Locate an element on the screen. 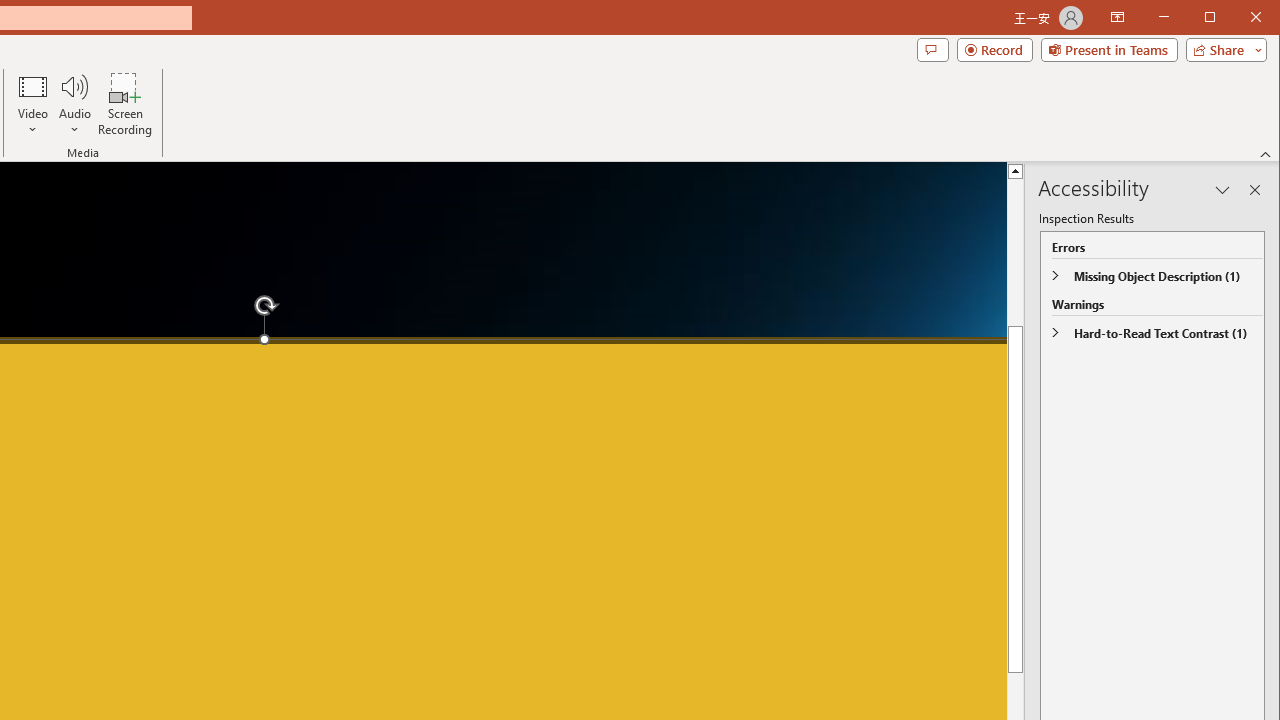 The image size is (1280, 720). 'Close' is located at coordinates (1260, 19).